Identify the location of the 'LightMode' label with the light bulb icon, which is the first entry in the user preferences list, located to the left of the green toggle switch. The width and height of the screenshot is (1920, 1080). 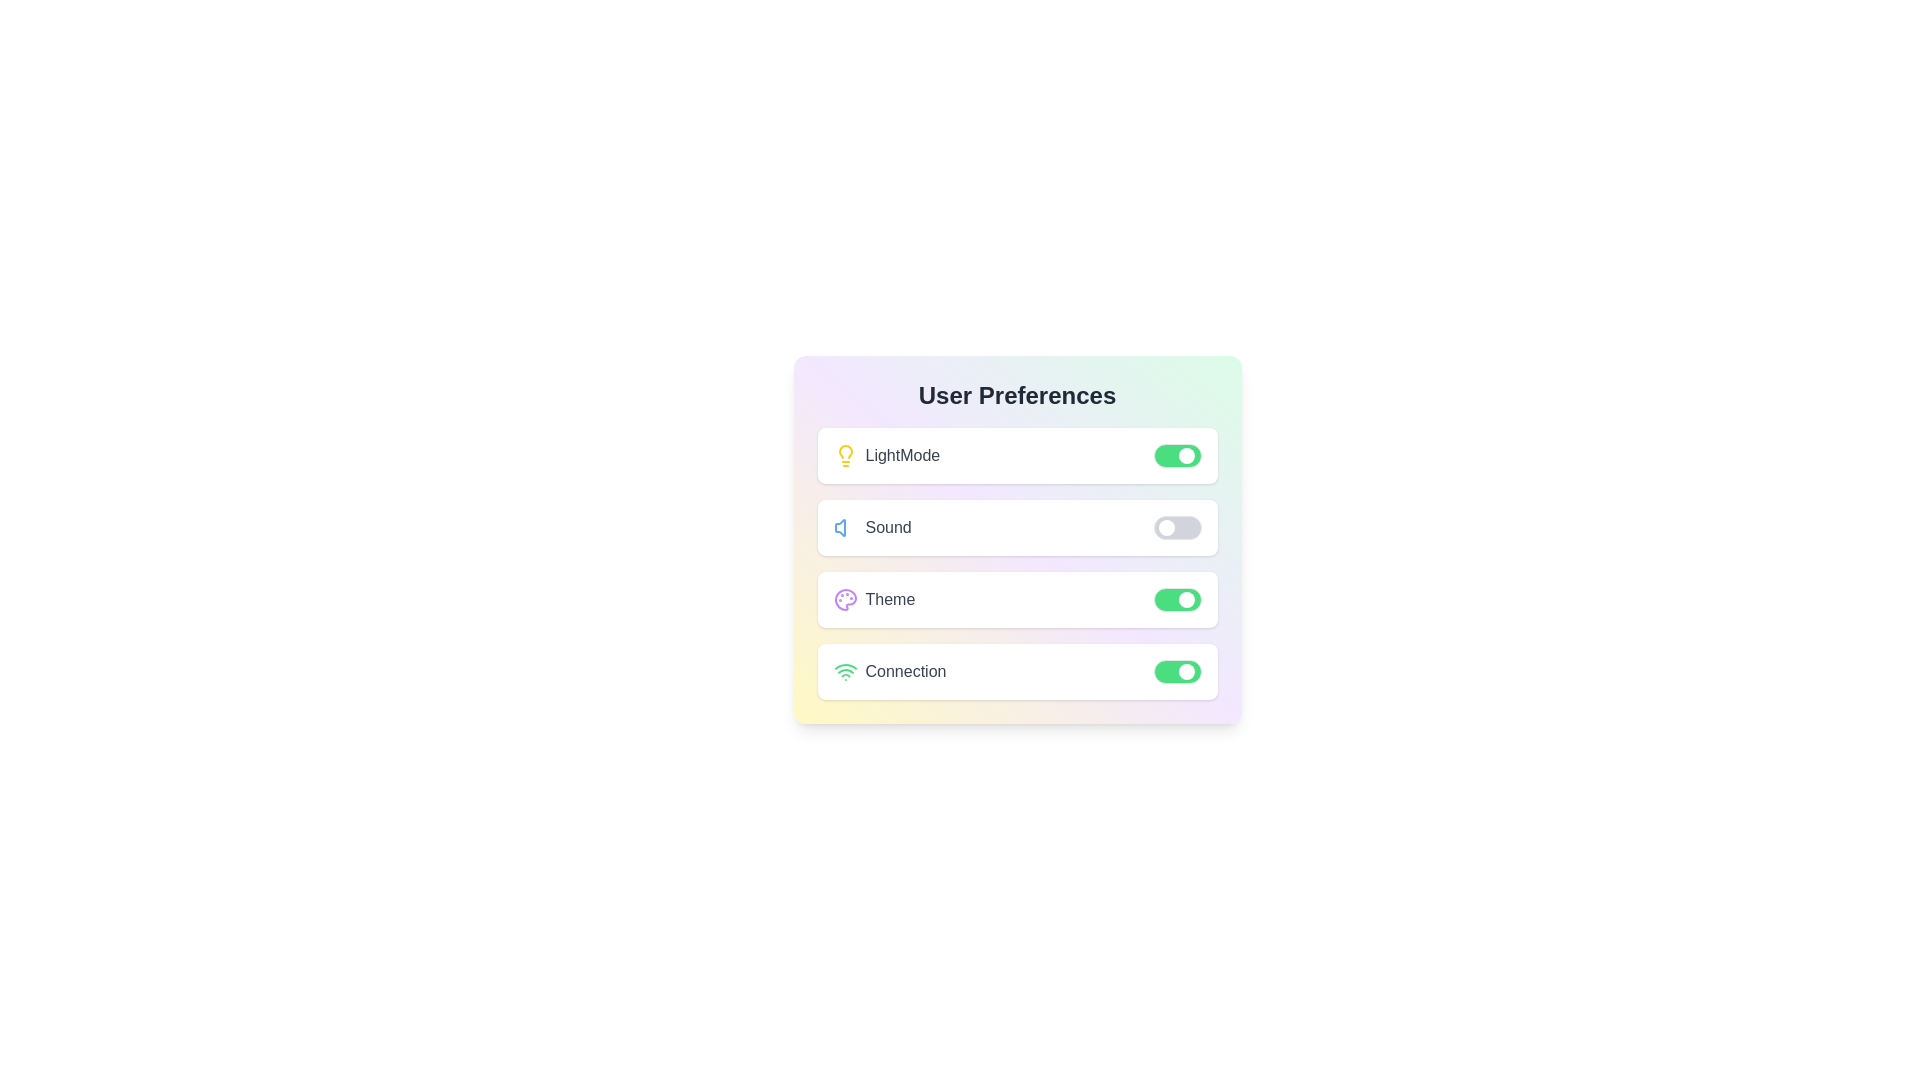
(885, 455).